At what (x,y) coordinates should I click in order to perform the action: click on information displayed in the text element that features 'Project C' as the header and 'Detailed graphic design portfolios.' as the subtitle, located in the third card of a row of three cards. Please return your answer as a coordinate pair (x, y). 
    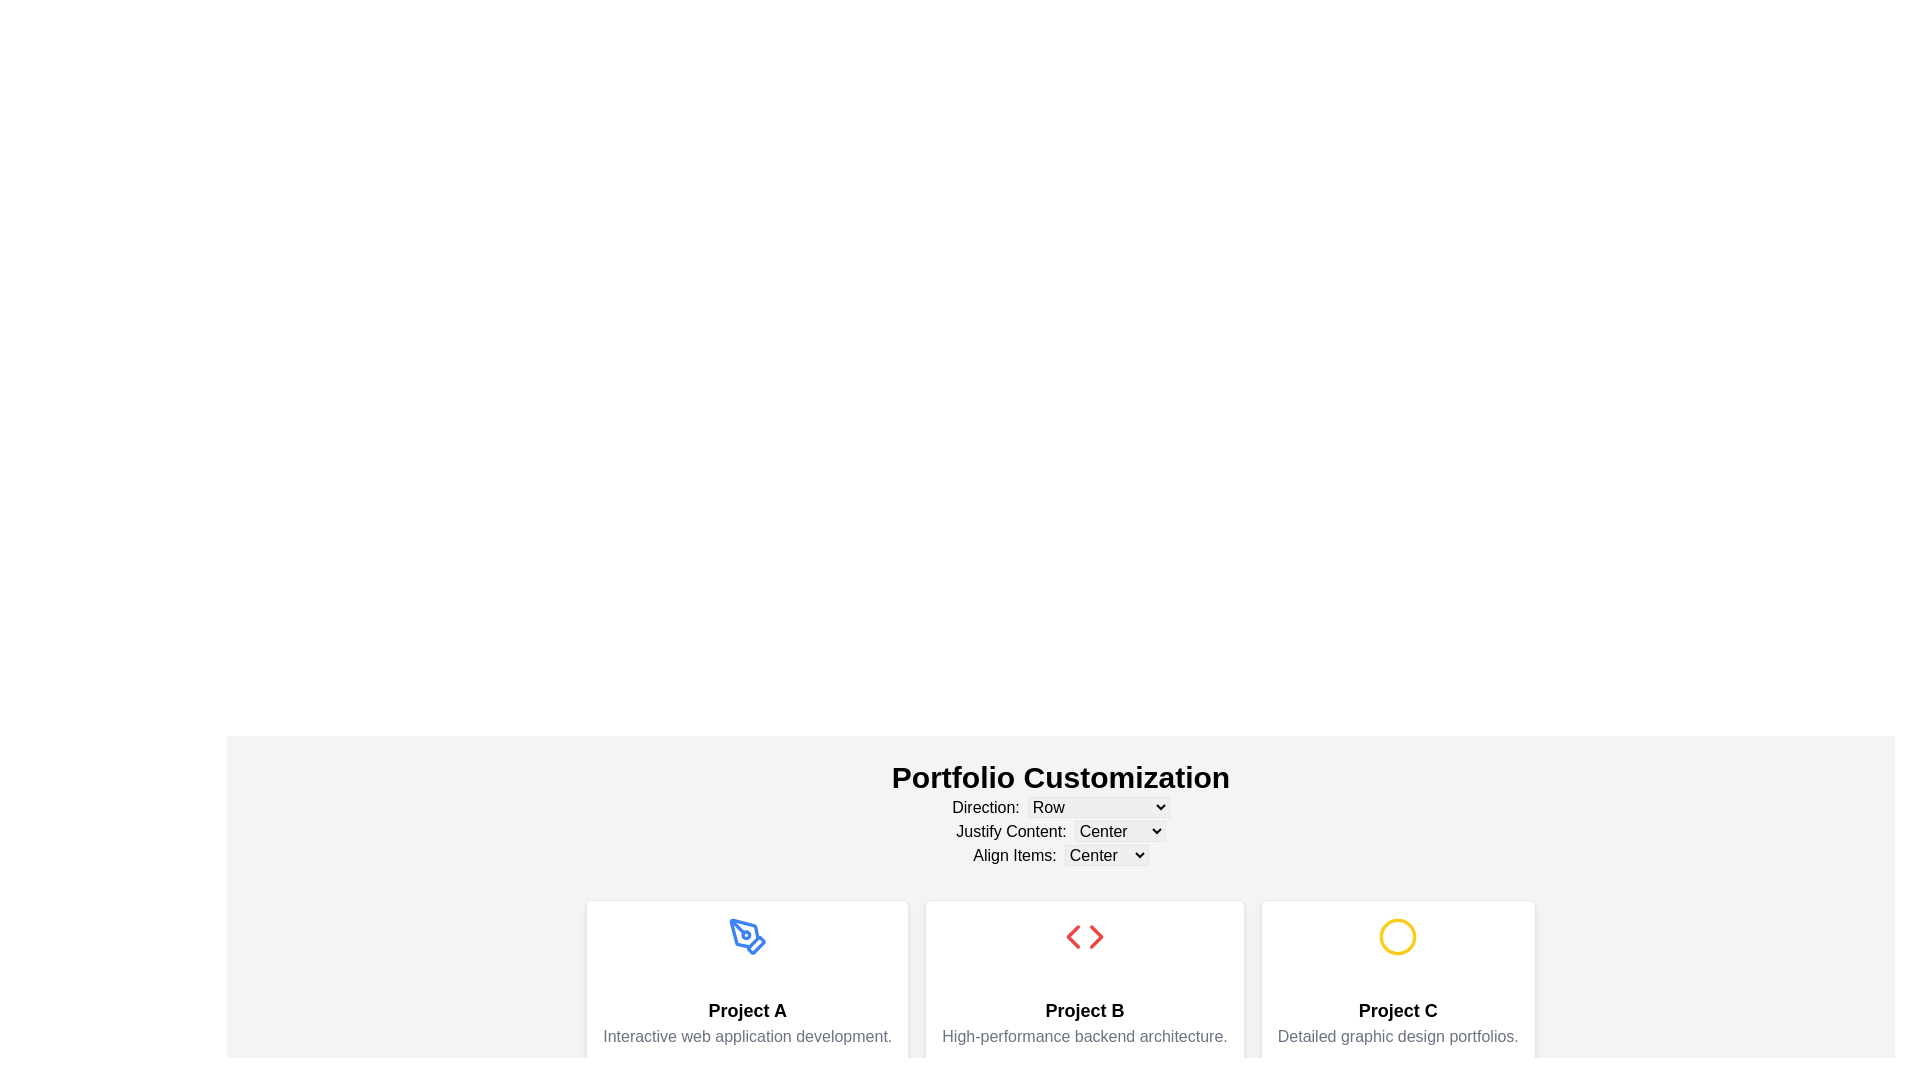
    Looking at the image, I should click on (1397, 1022).